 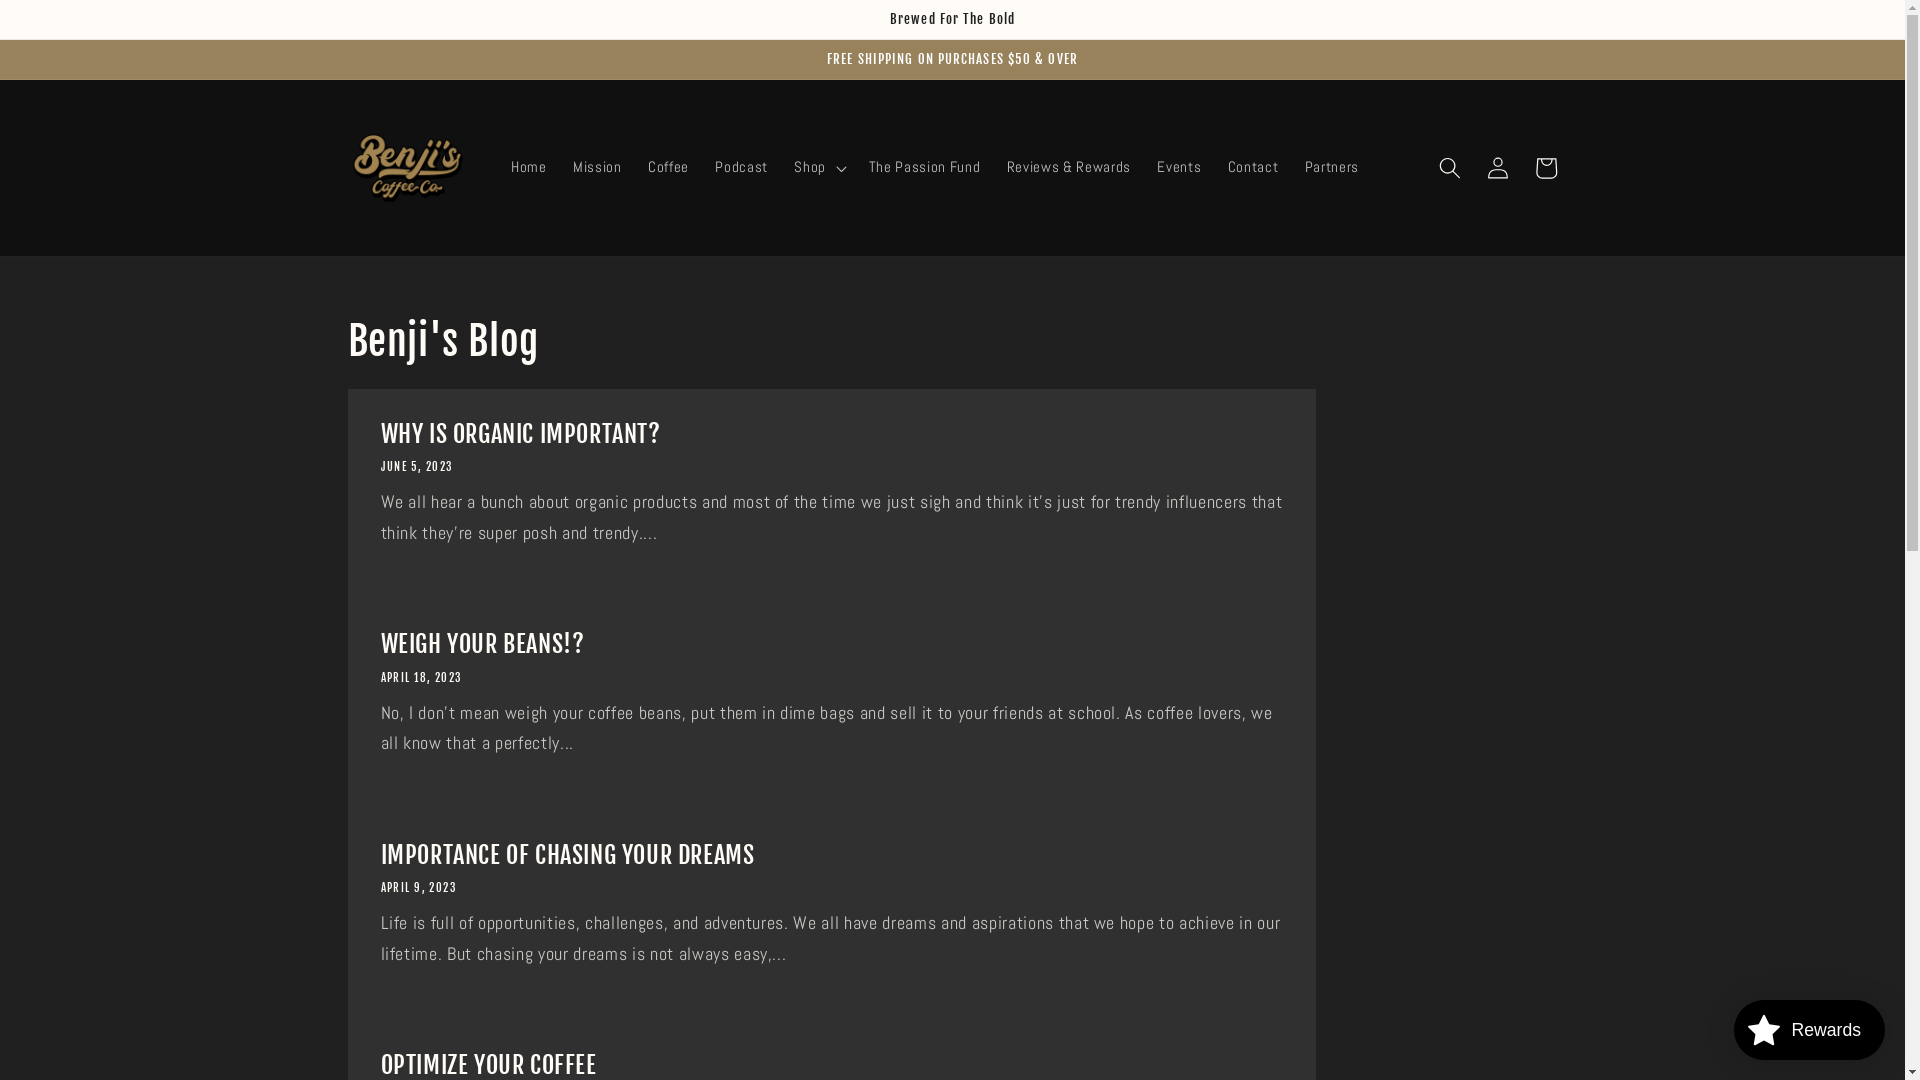 What do you see at coordinates (1252, 167) in the screenshot?
I see `'Contact'` at bounding box center [1252, 167].